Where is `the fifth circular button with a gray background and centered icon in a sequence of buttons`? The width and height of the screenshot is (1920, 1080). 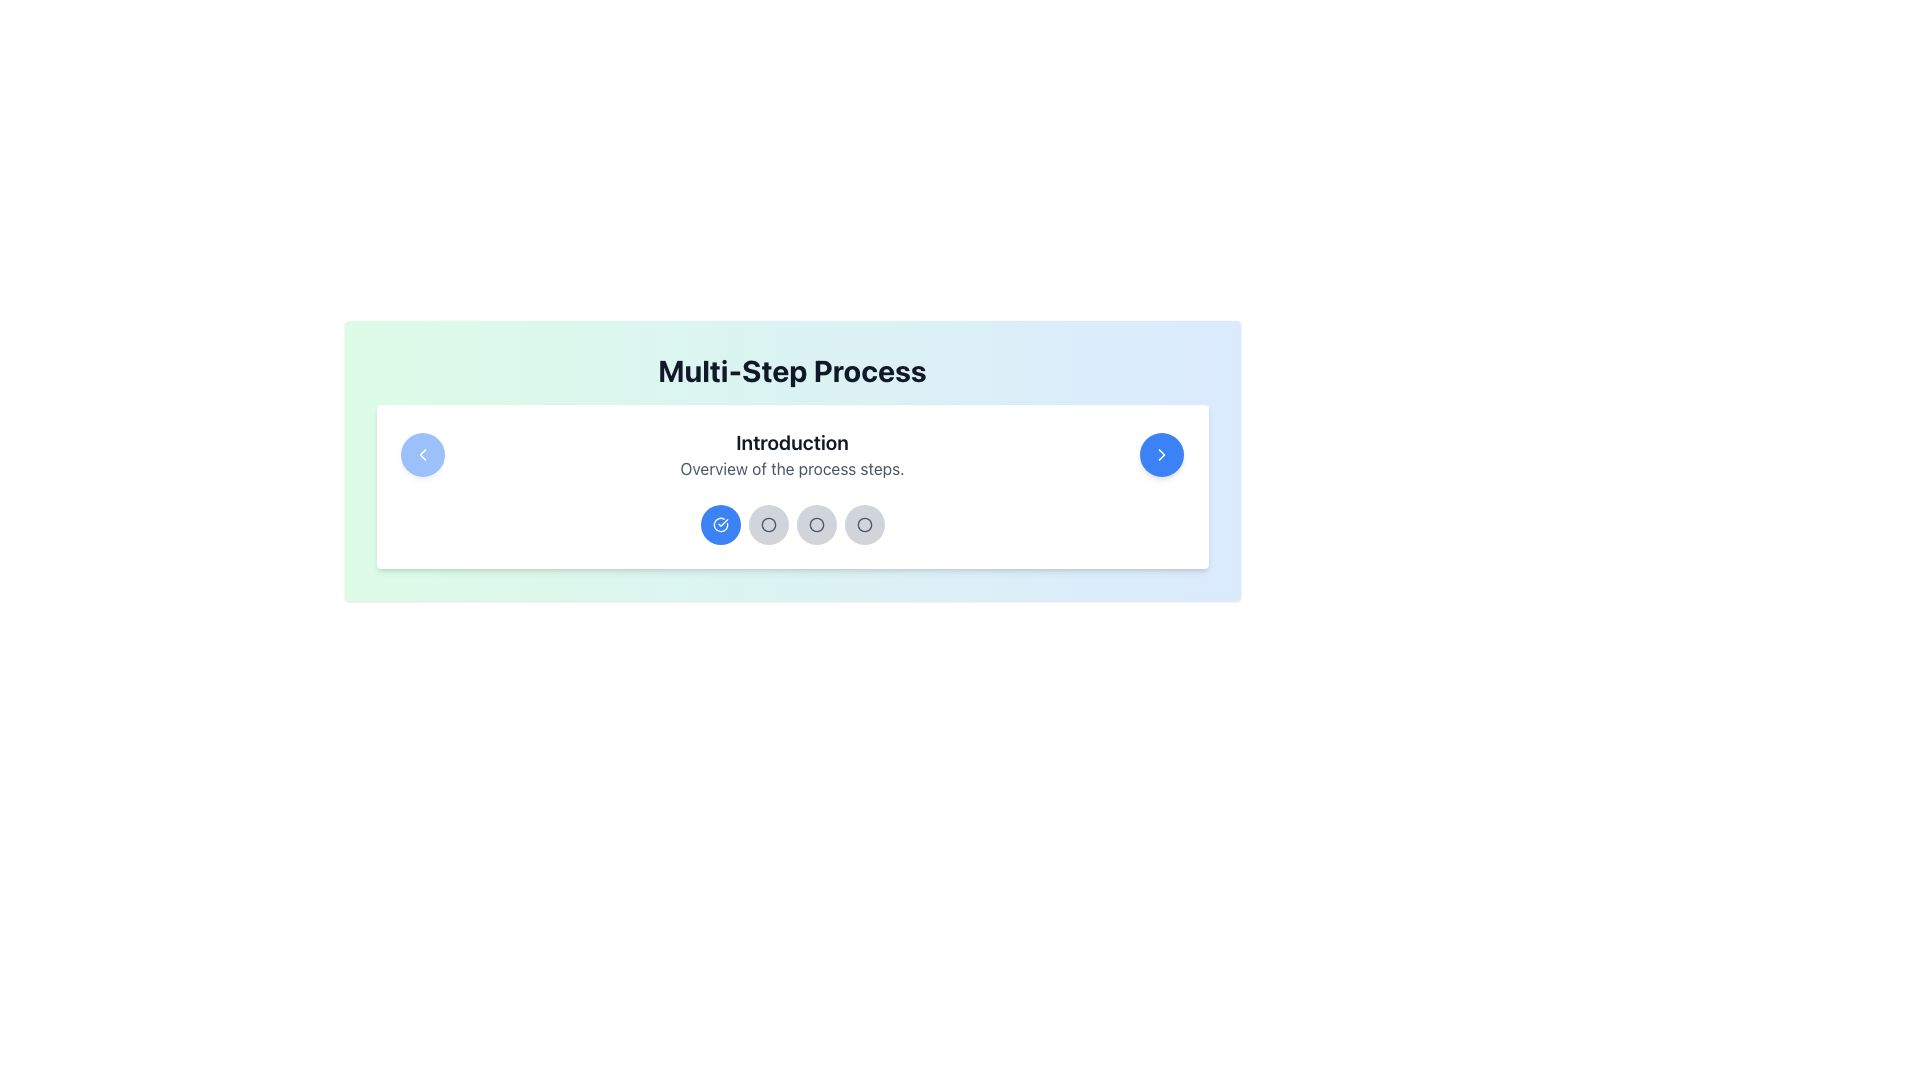
the fifth circular button with a gray background and centered icon in a sequence of buttons is located at coordinates (864, 523).